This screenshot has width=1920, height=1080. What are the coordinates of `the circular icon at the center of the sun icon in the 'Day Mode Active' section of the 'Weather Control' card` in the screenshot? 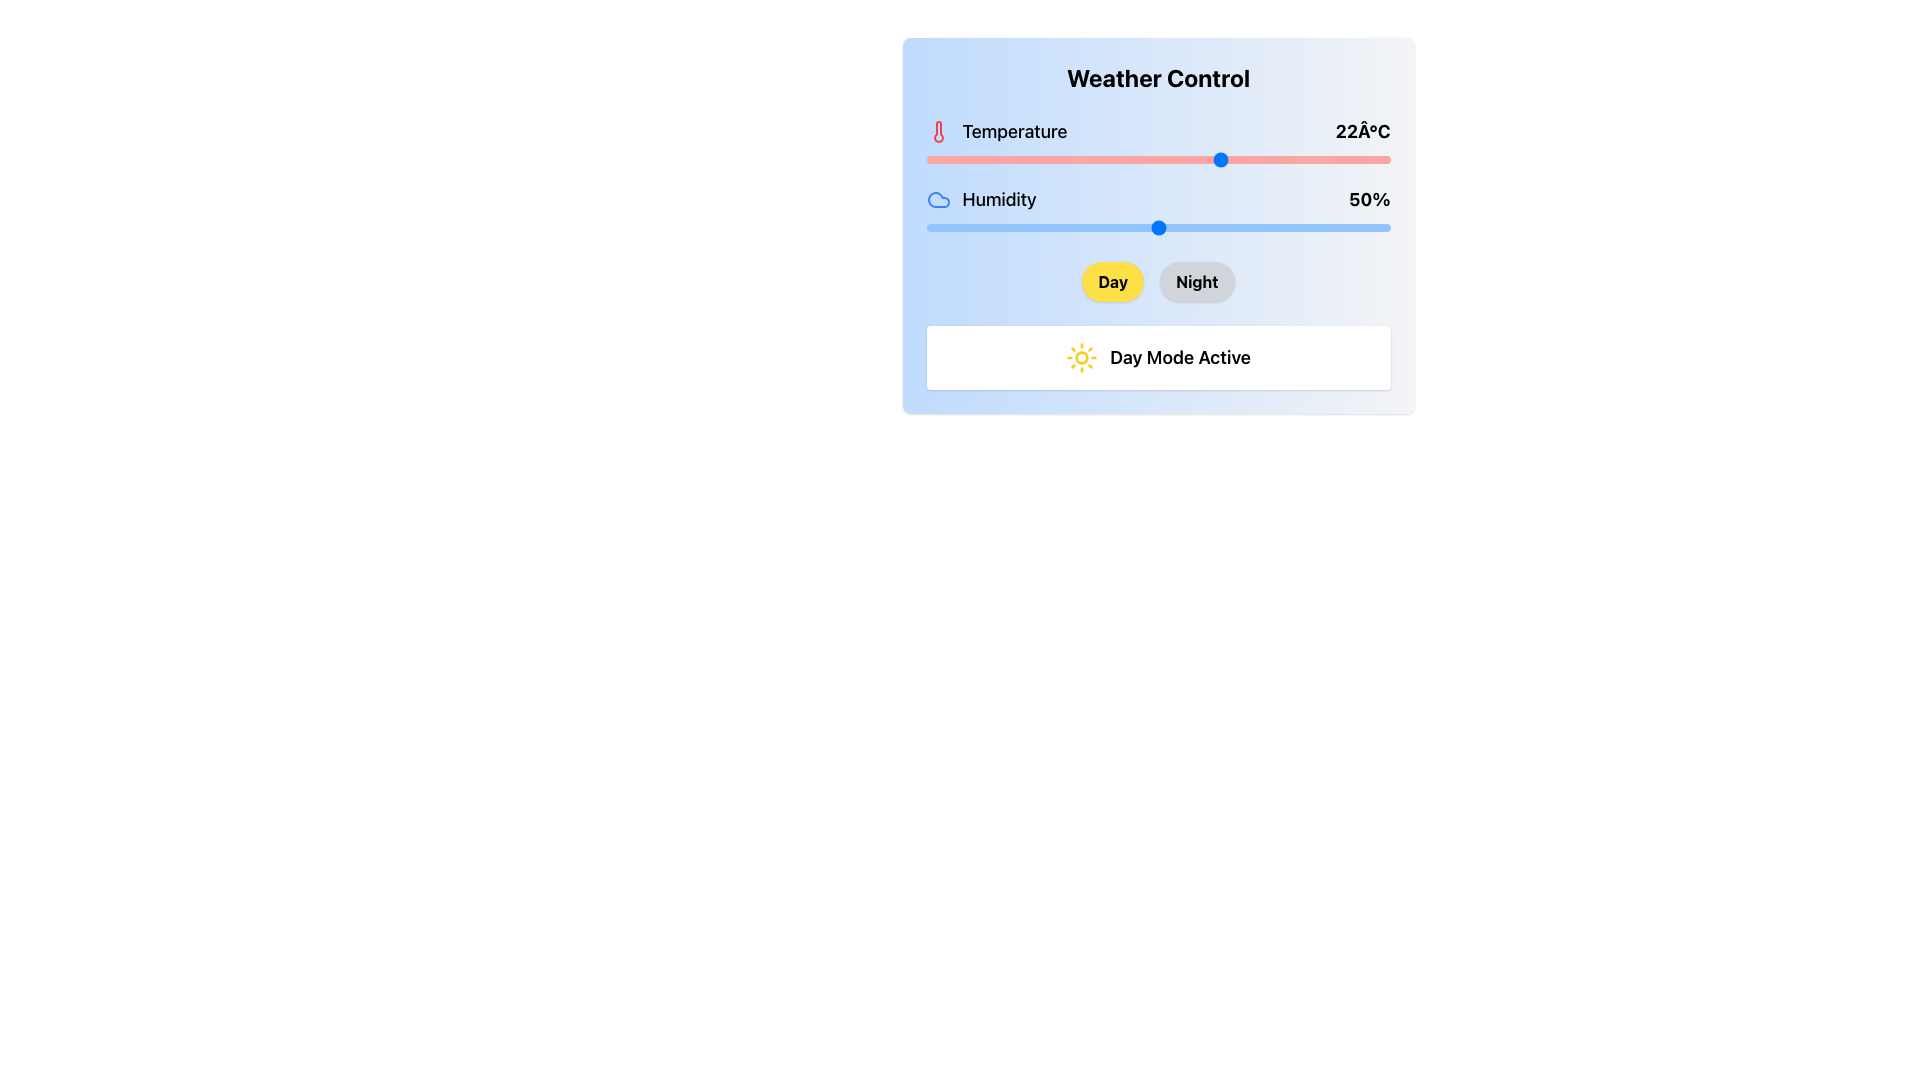 It's located at (1081, 357).